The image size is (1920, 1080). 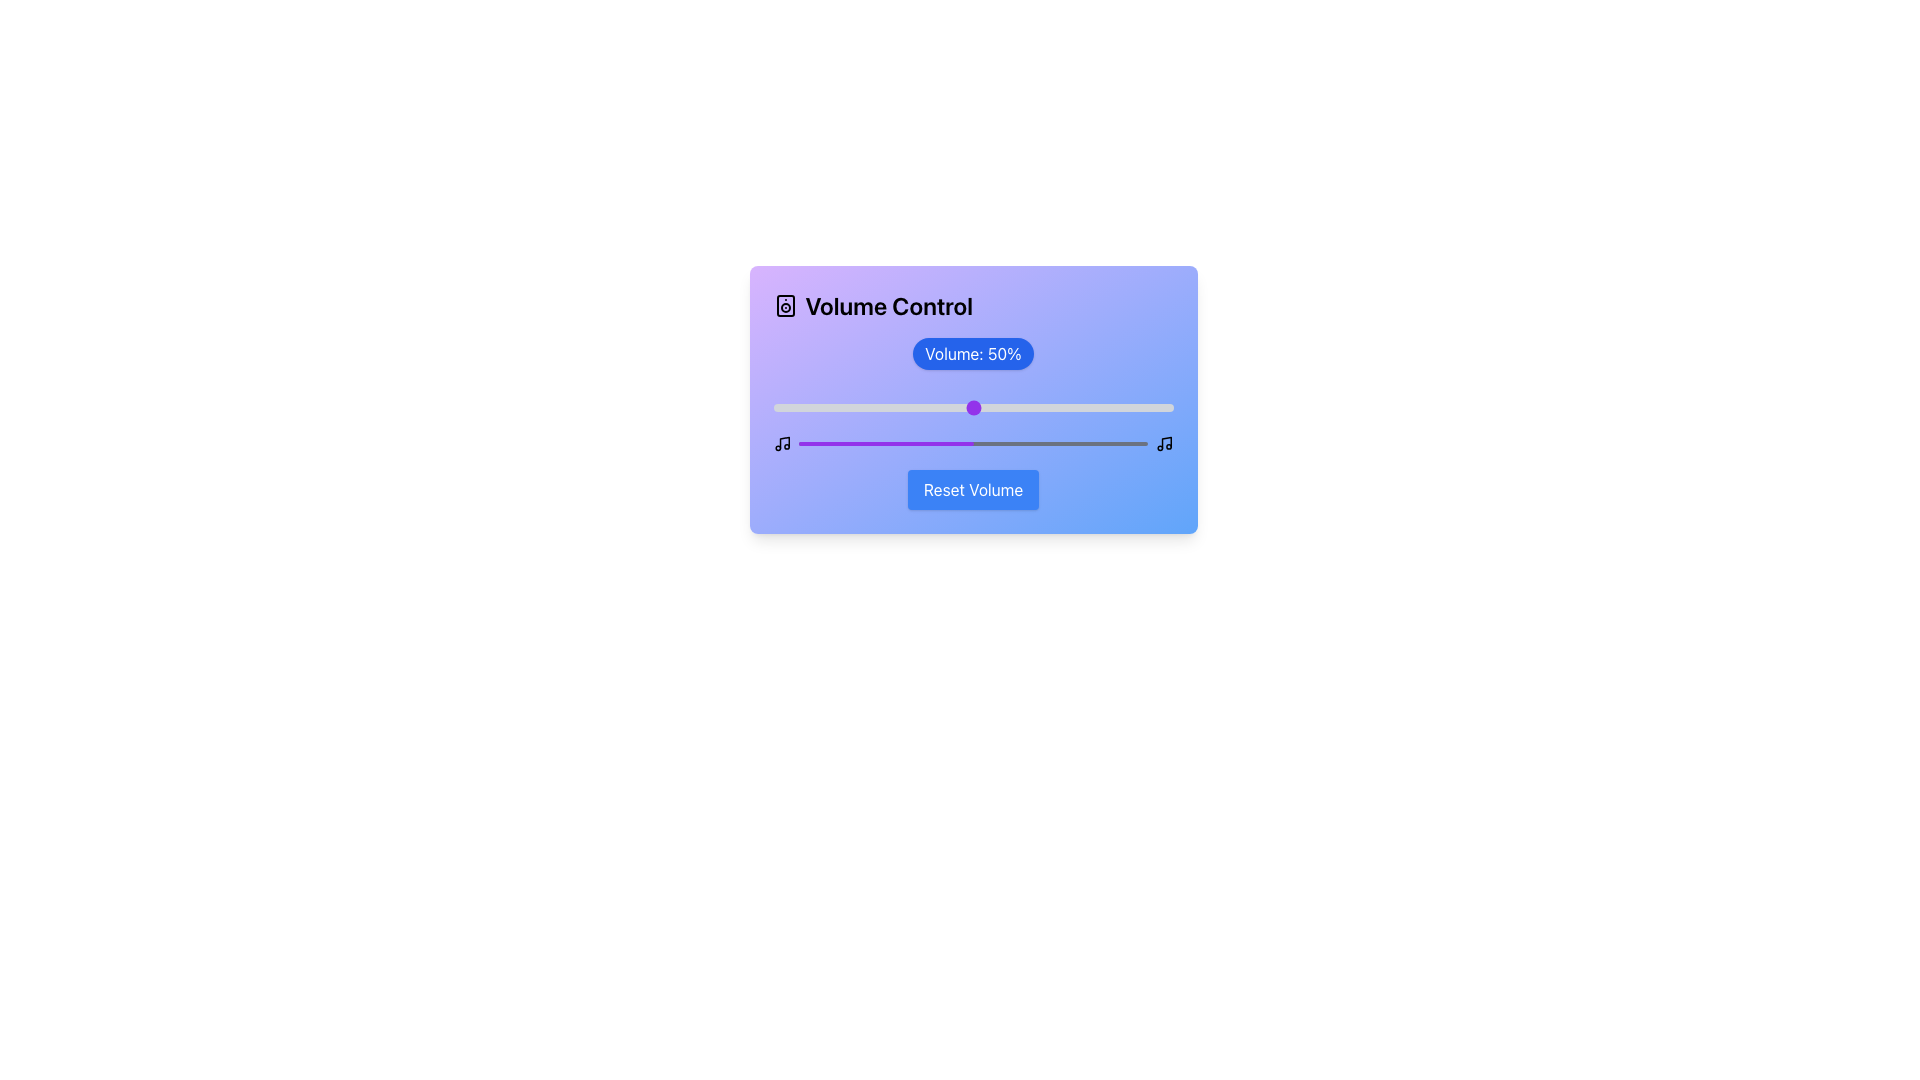 What do you see at coordinates (783, 441) in the screenshot?
I see `the leftmost audio-related icon in the top-left section of the Volume Control interface, which is part of a group of three graphical icons` at bounding box center [783, 441].